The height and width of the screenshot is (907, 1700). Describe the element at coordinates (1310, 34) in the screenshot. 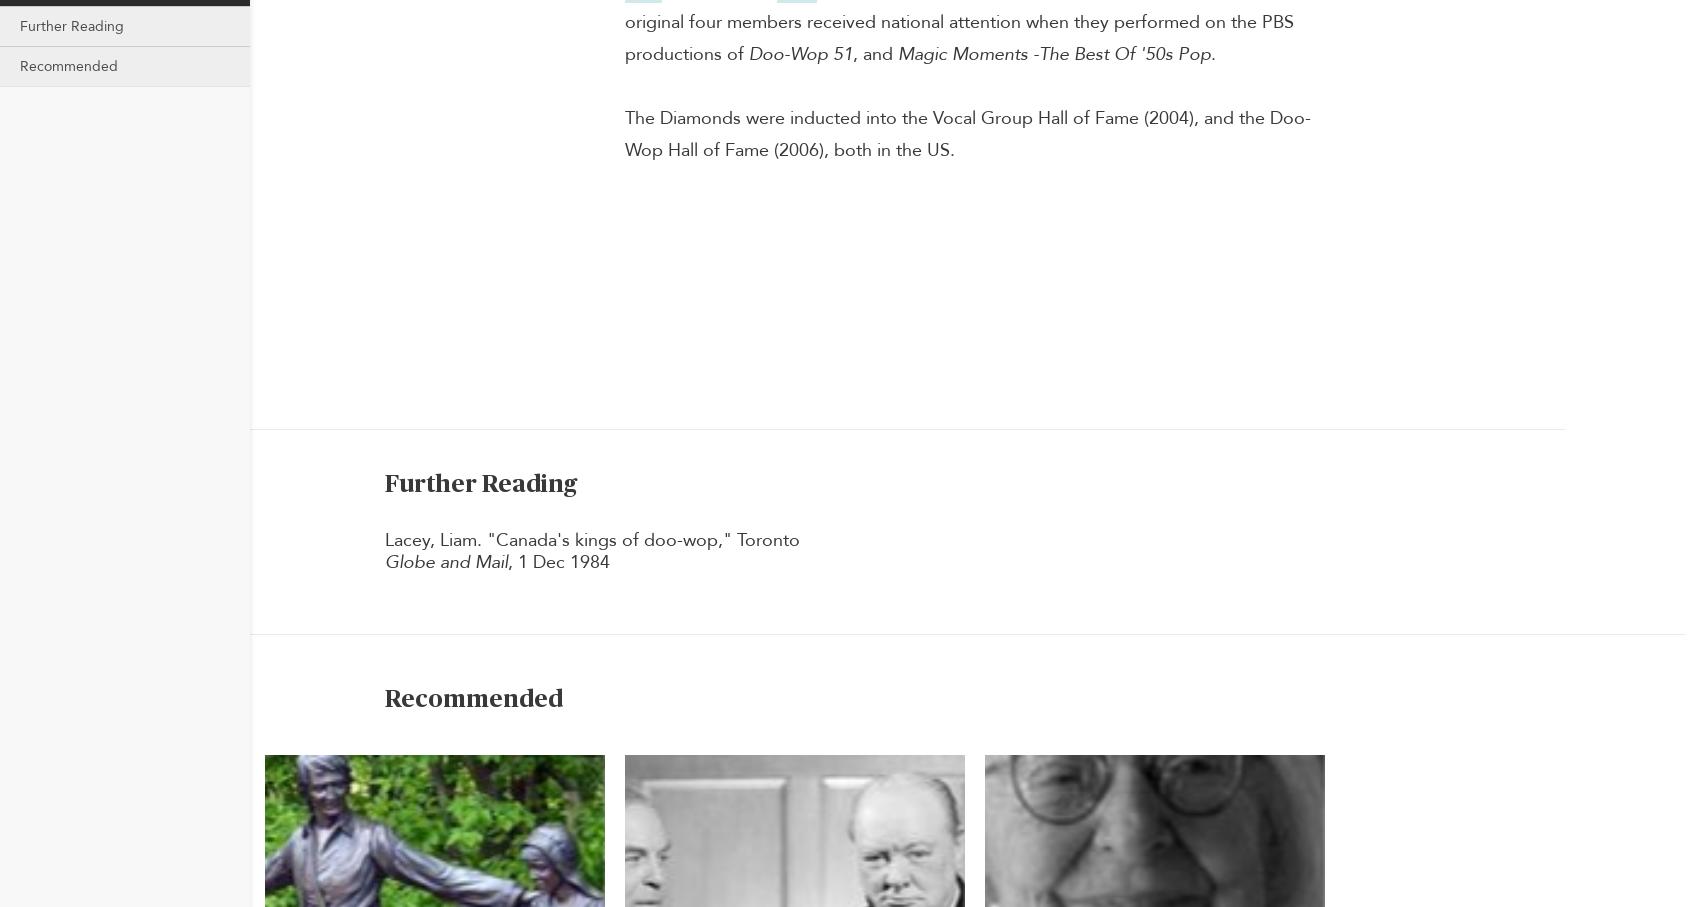

I see `'Heritage minutes'` at that location.